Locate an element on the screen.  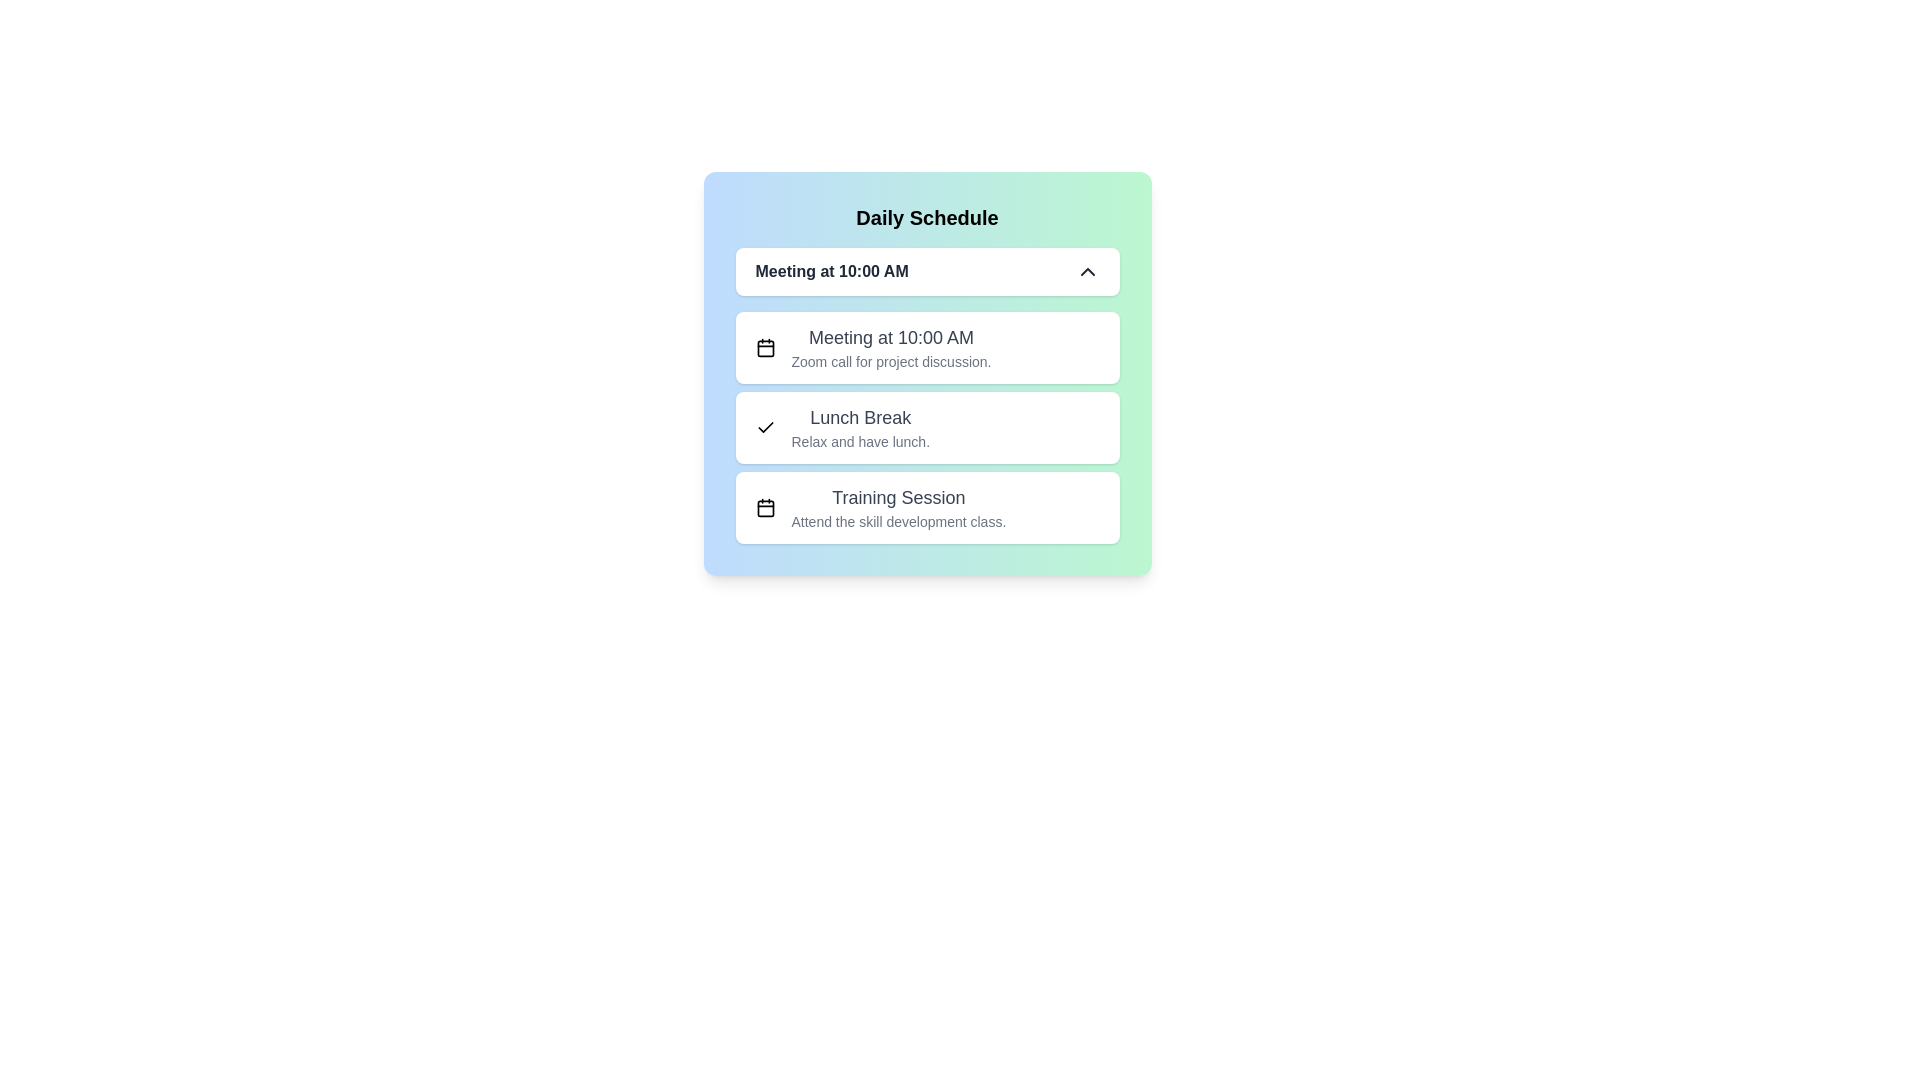
the event Training Session from the dropdown menu is located at coordinates (926, 507).